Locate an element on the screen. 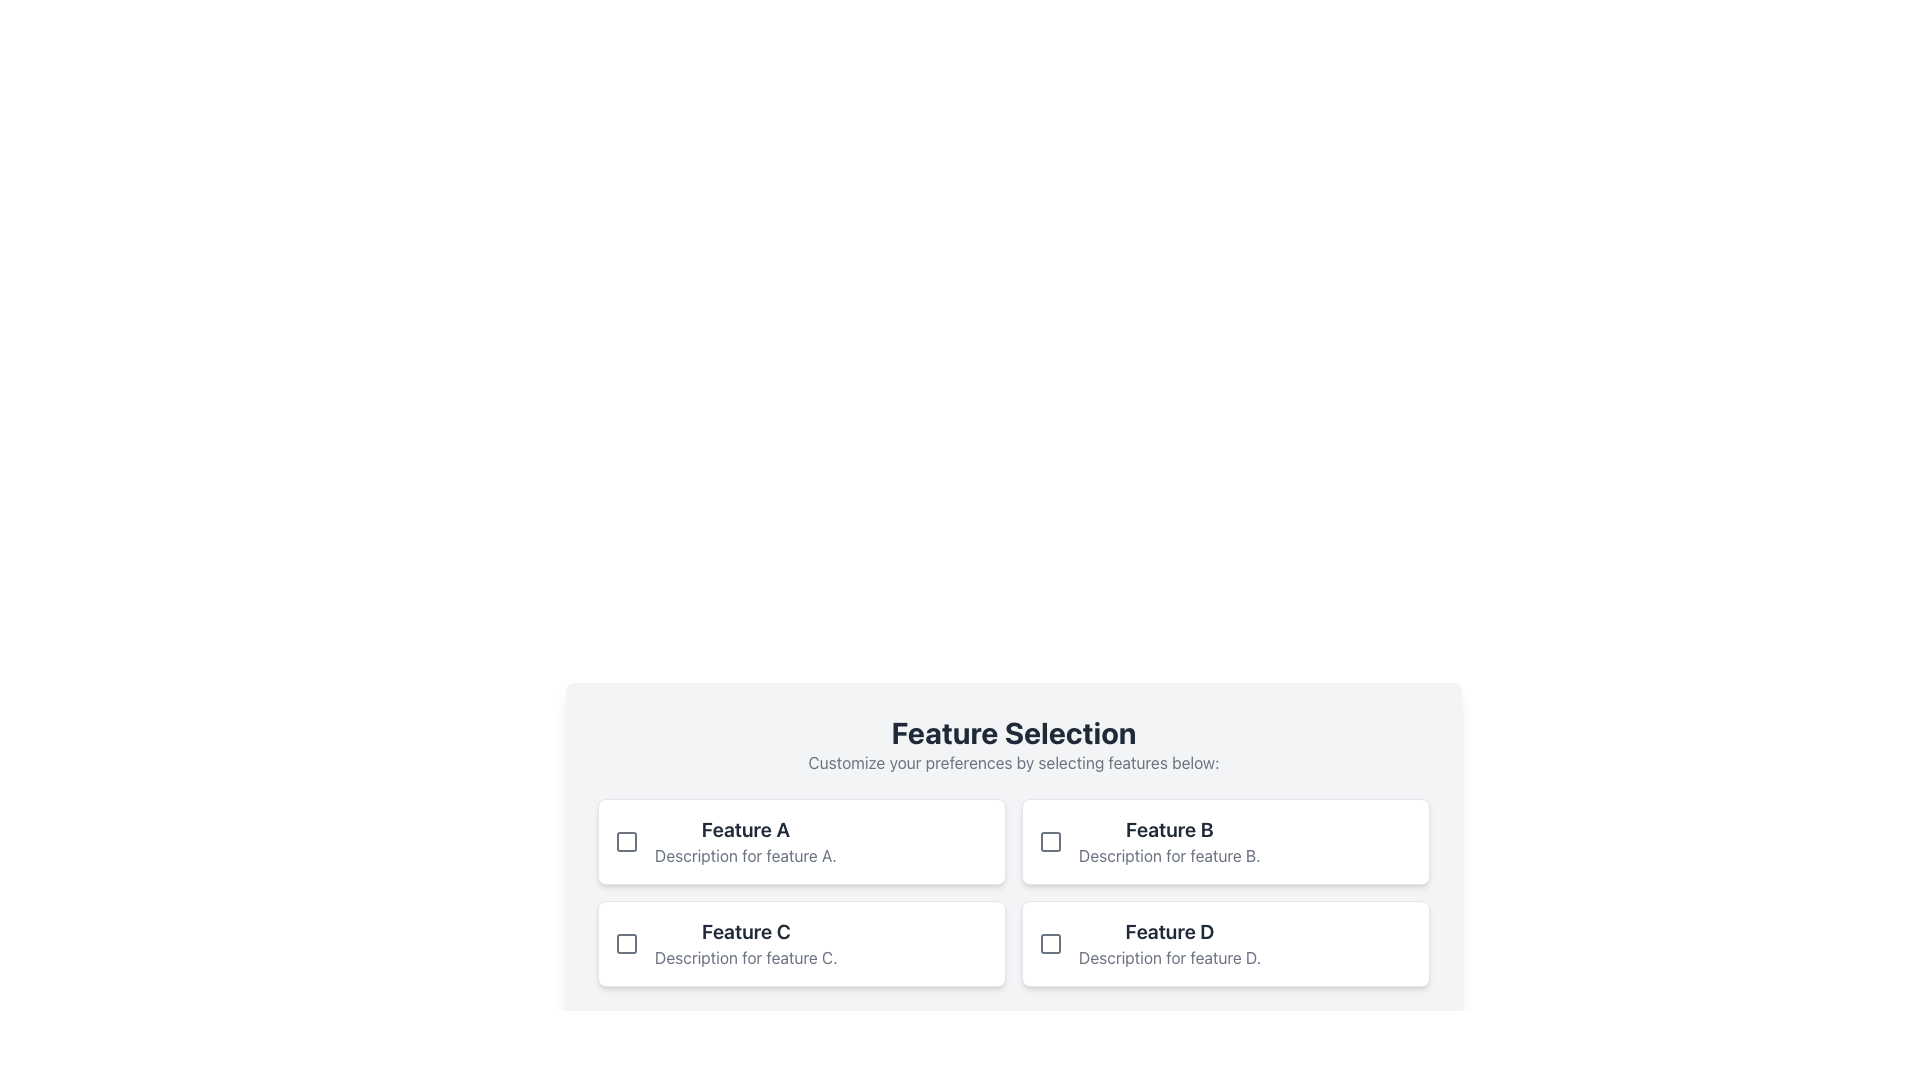 This screenshot has height=1080, width=1920. the checkbox in the 'Feature C' selection card is located at coordinates (801, 944).